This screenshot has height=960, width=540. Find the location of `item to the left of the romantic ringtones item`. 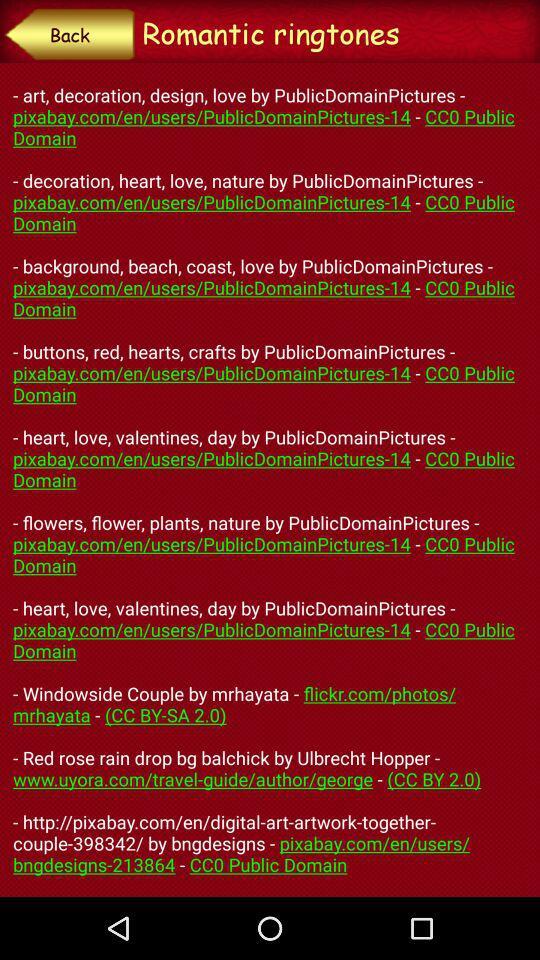

item to the left of the romantic ringtones item is located at coordinates (68, 33).